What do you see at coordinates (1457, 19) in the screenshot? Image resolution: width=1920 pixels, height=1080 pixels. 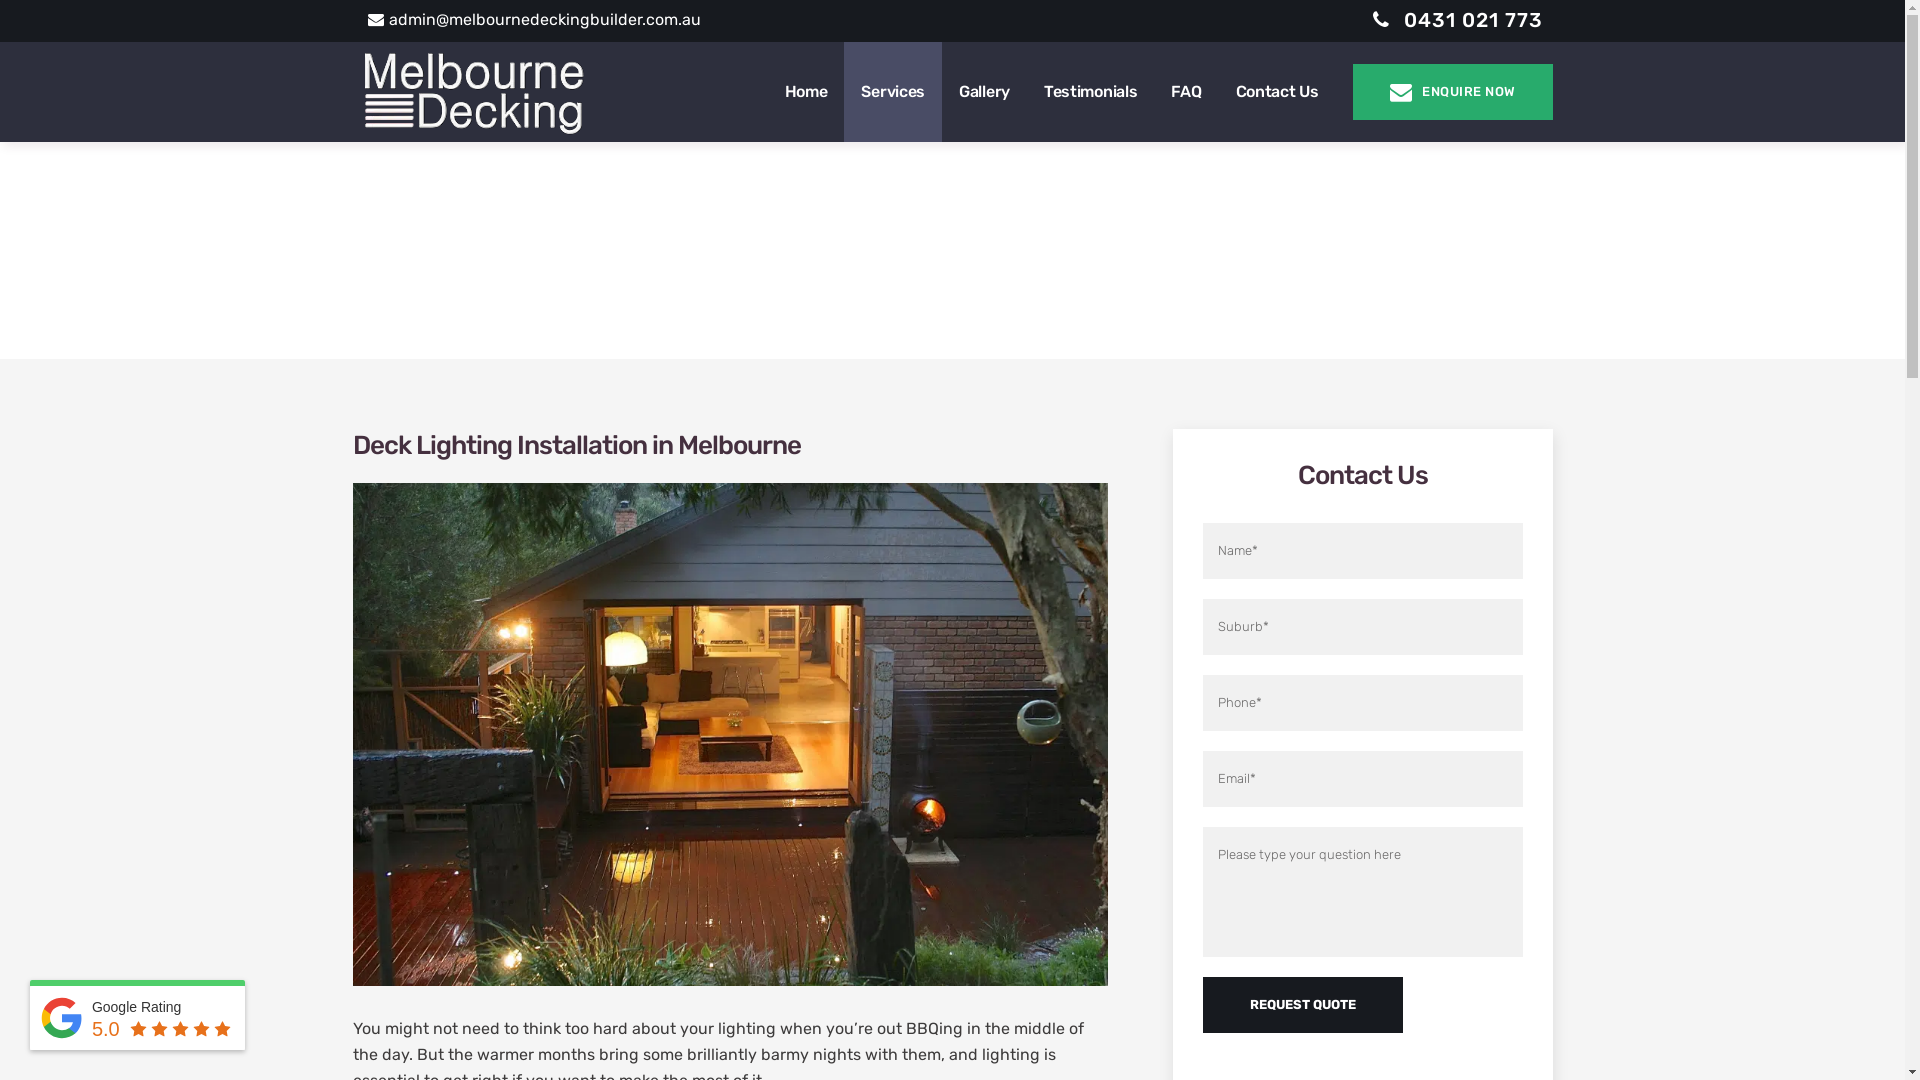 I see `'0431 021 773'` at bounding box center [1457, 19].